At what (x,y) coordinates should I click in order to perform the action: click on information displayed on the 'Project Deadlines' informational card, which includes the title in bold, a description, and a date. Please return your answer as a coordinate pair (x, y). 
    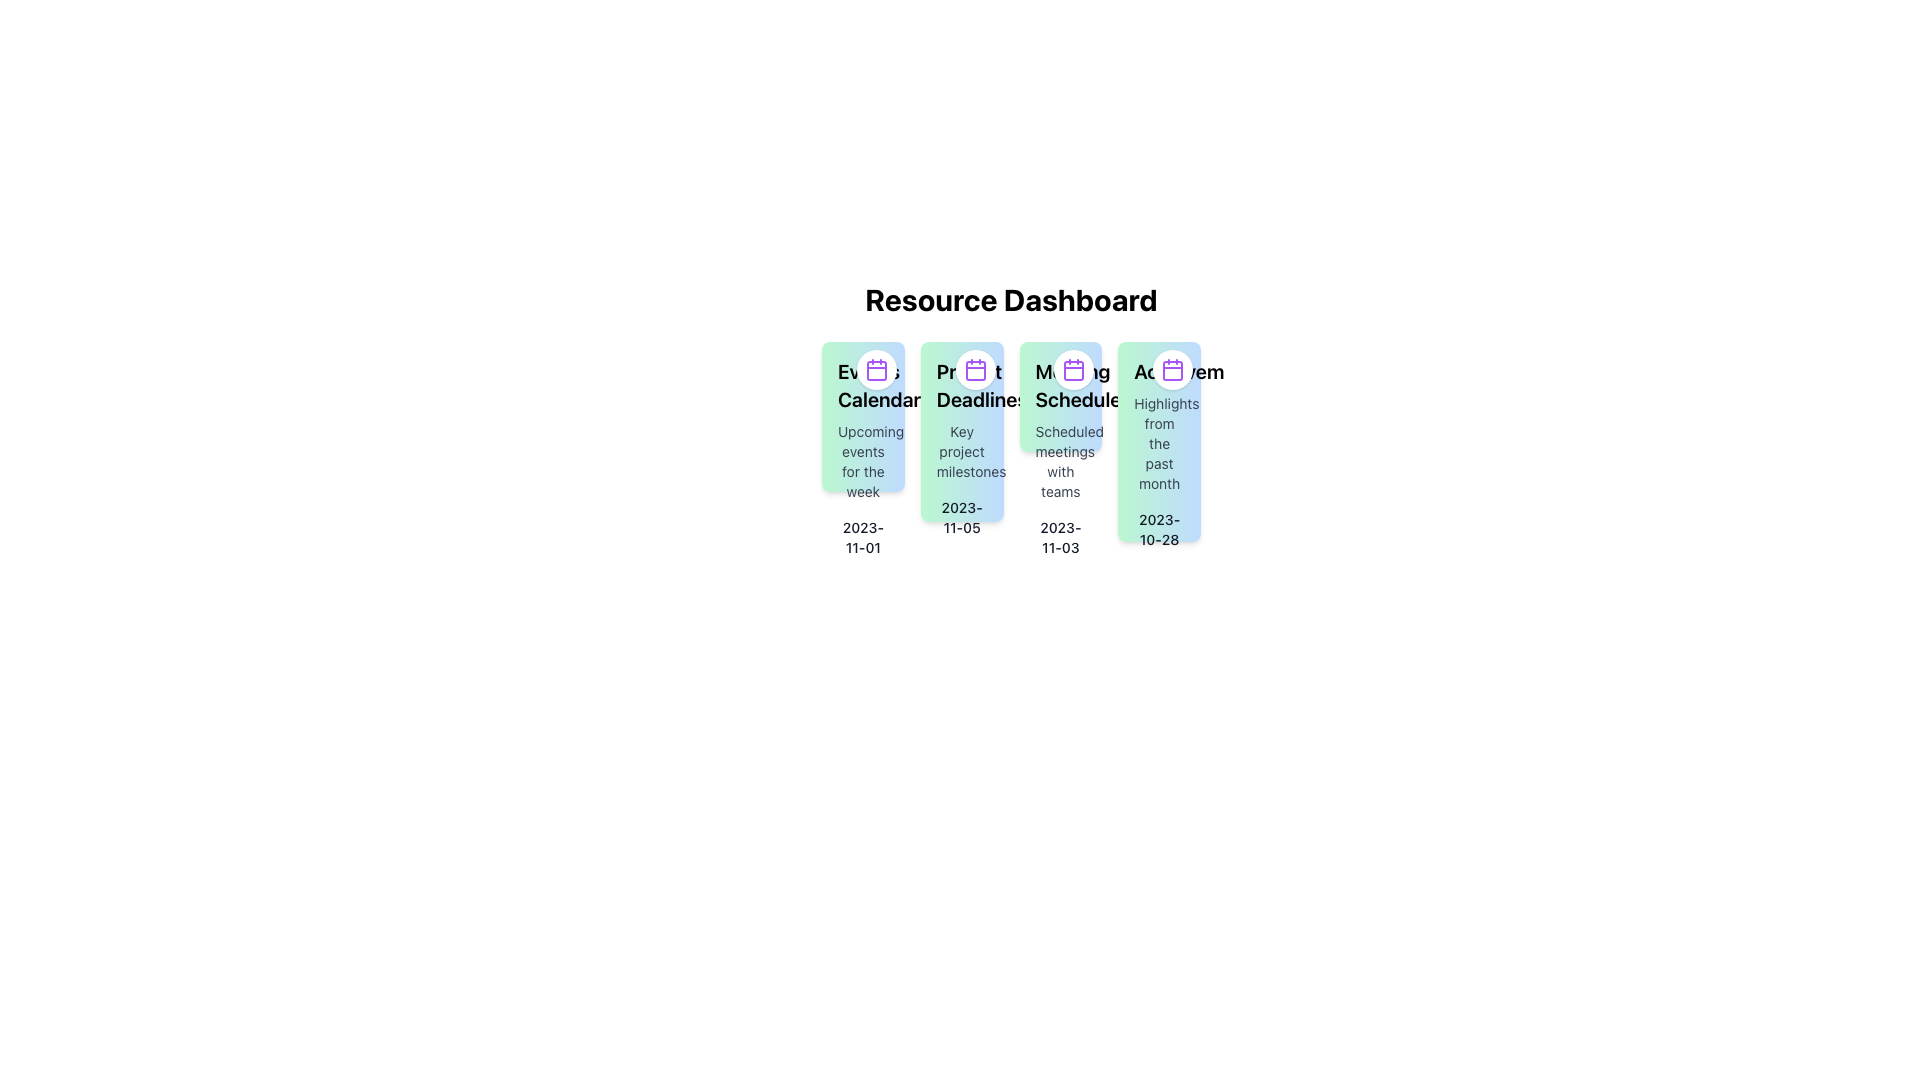
    Looking at the image, I should click on (962, 431).